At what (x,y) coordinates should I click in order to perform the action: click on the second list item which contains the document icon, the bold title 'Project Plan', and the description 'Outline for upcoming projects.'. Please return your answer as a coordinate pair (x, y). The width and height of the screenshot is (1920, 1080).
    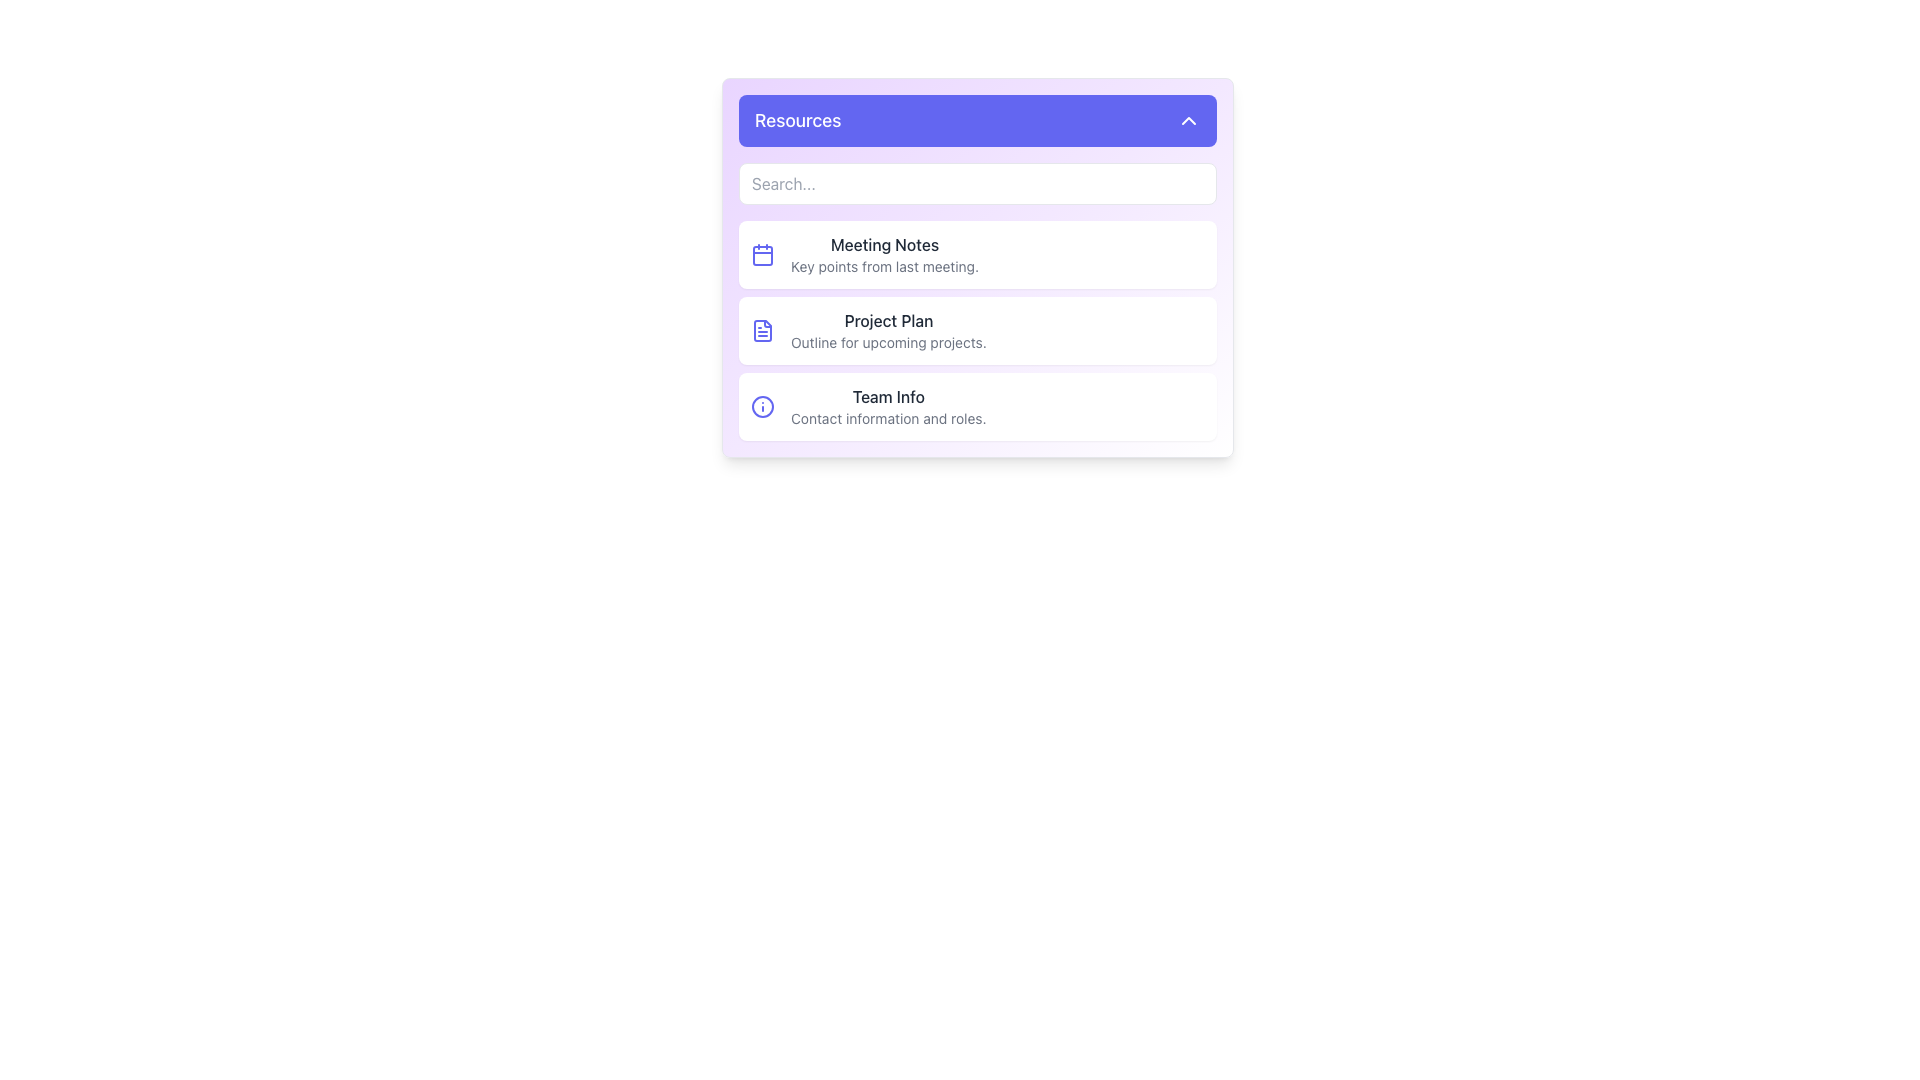
    Looking at the image, I should click on (978, 330).